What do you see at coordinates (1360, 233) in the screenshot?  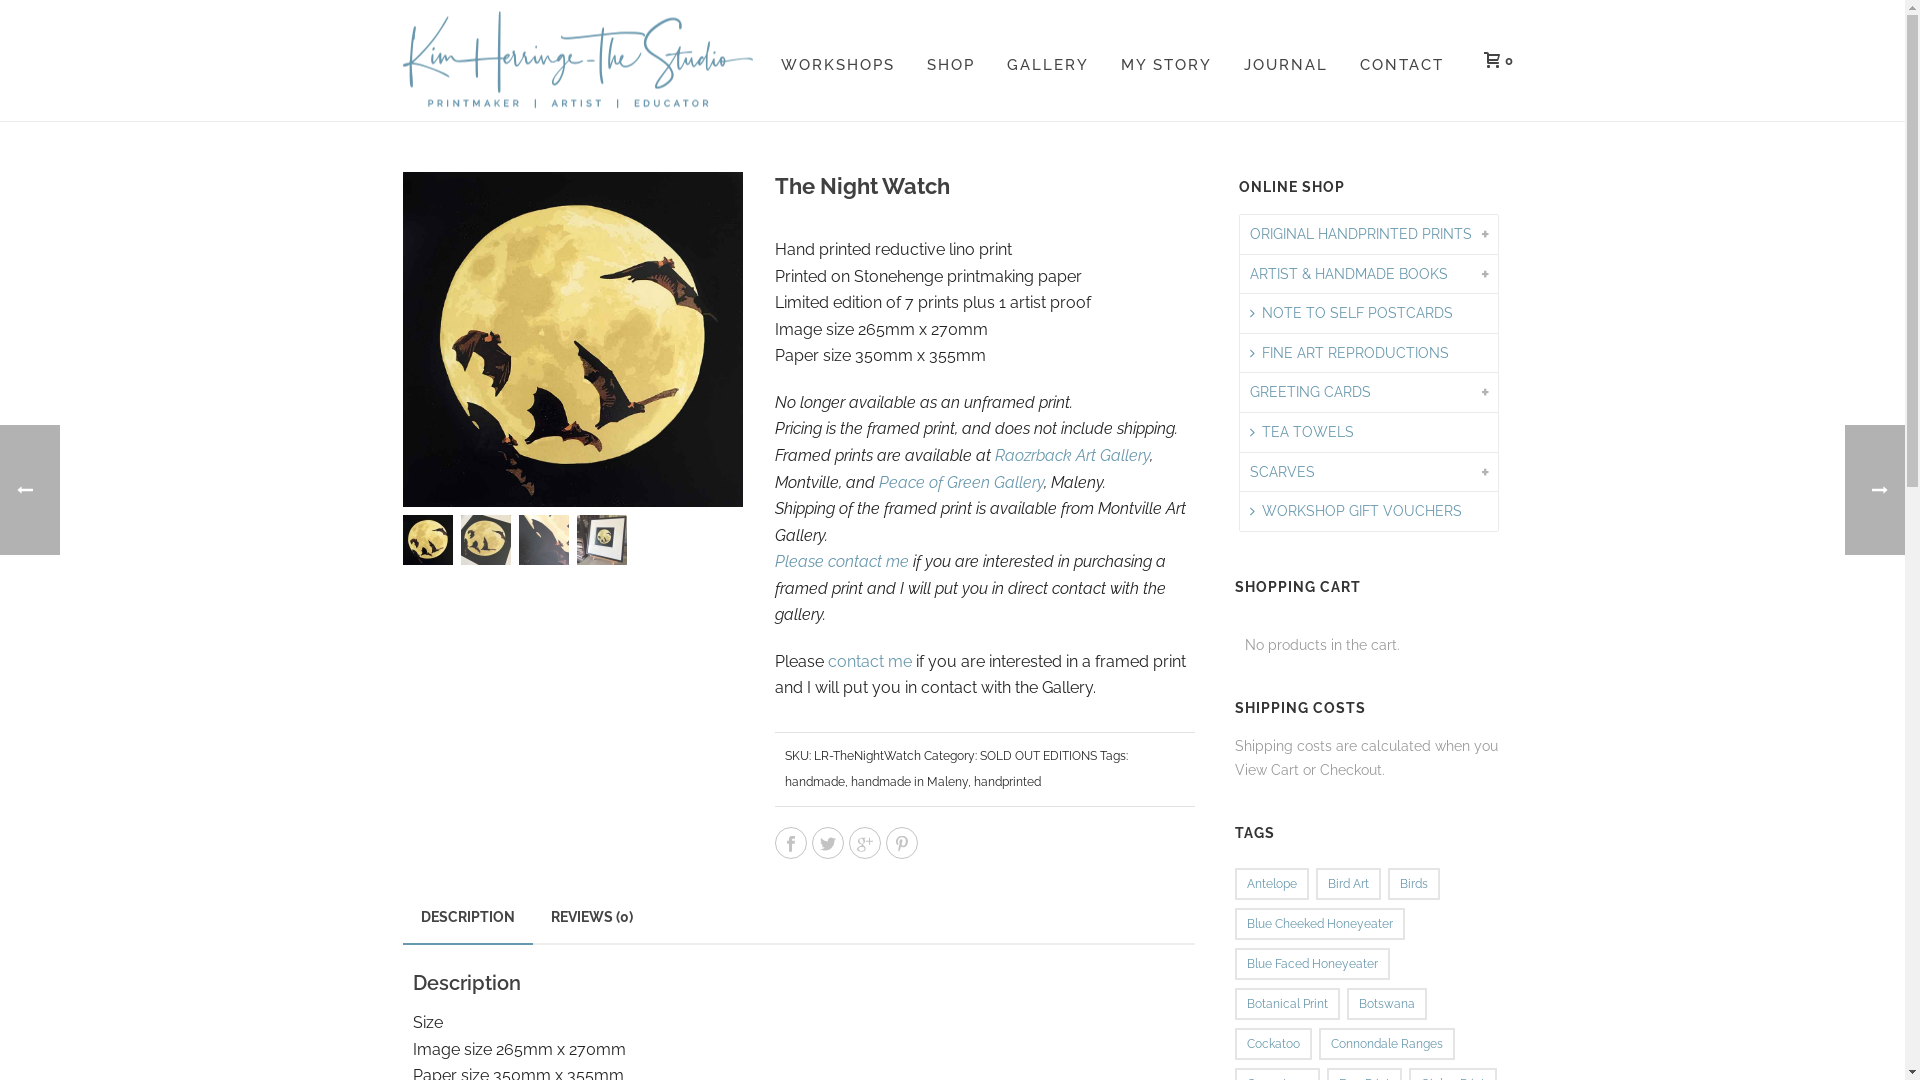 I see `'ORIGINAL HANDPRINTED PRINTS'` at bounding box center [1360, 233].